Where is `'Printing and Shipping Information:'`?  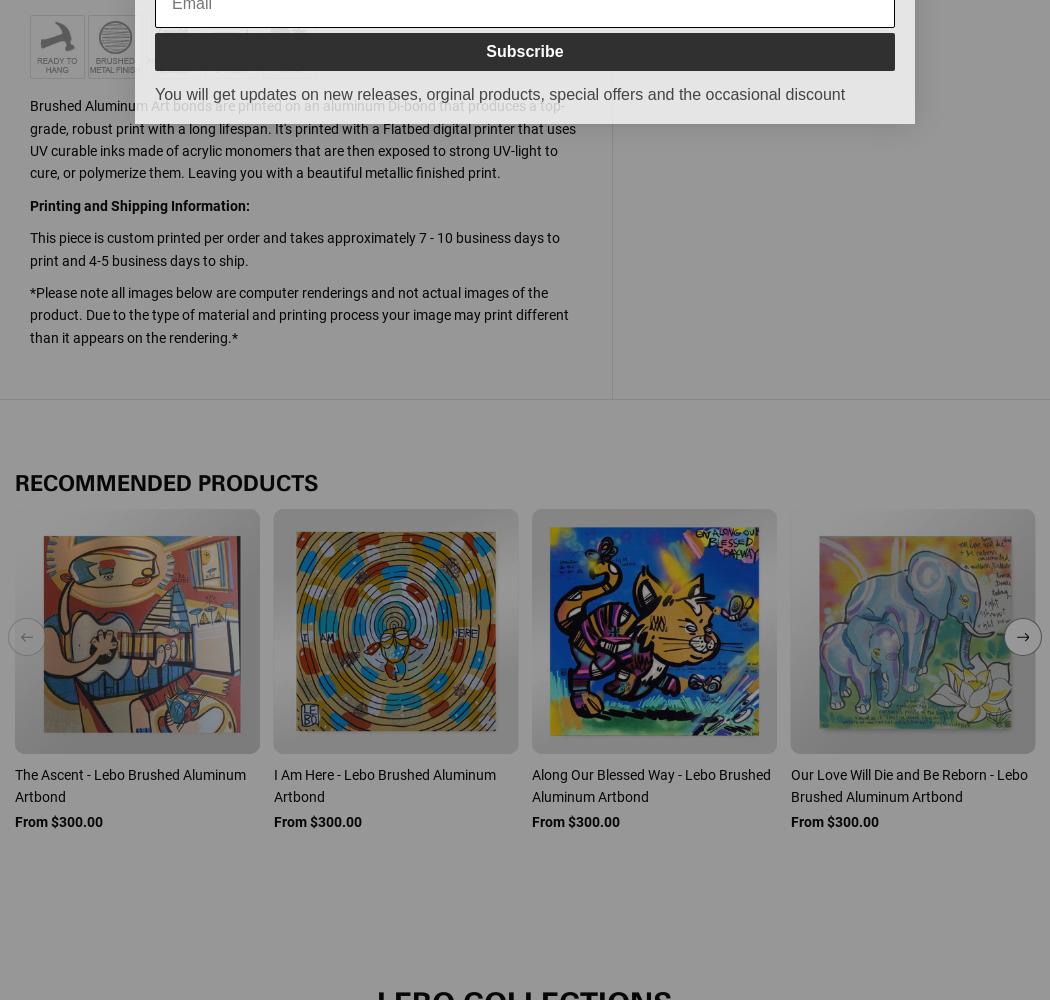
'Printing and Shipping Information:' is located at coordinates (138, 204).